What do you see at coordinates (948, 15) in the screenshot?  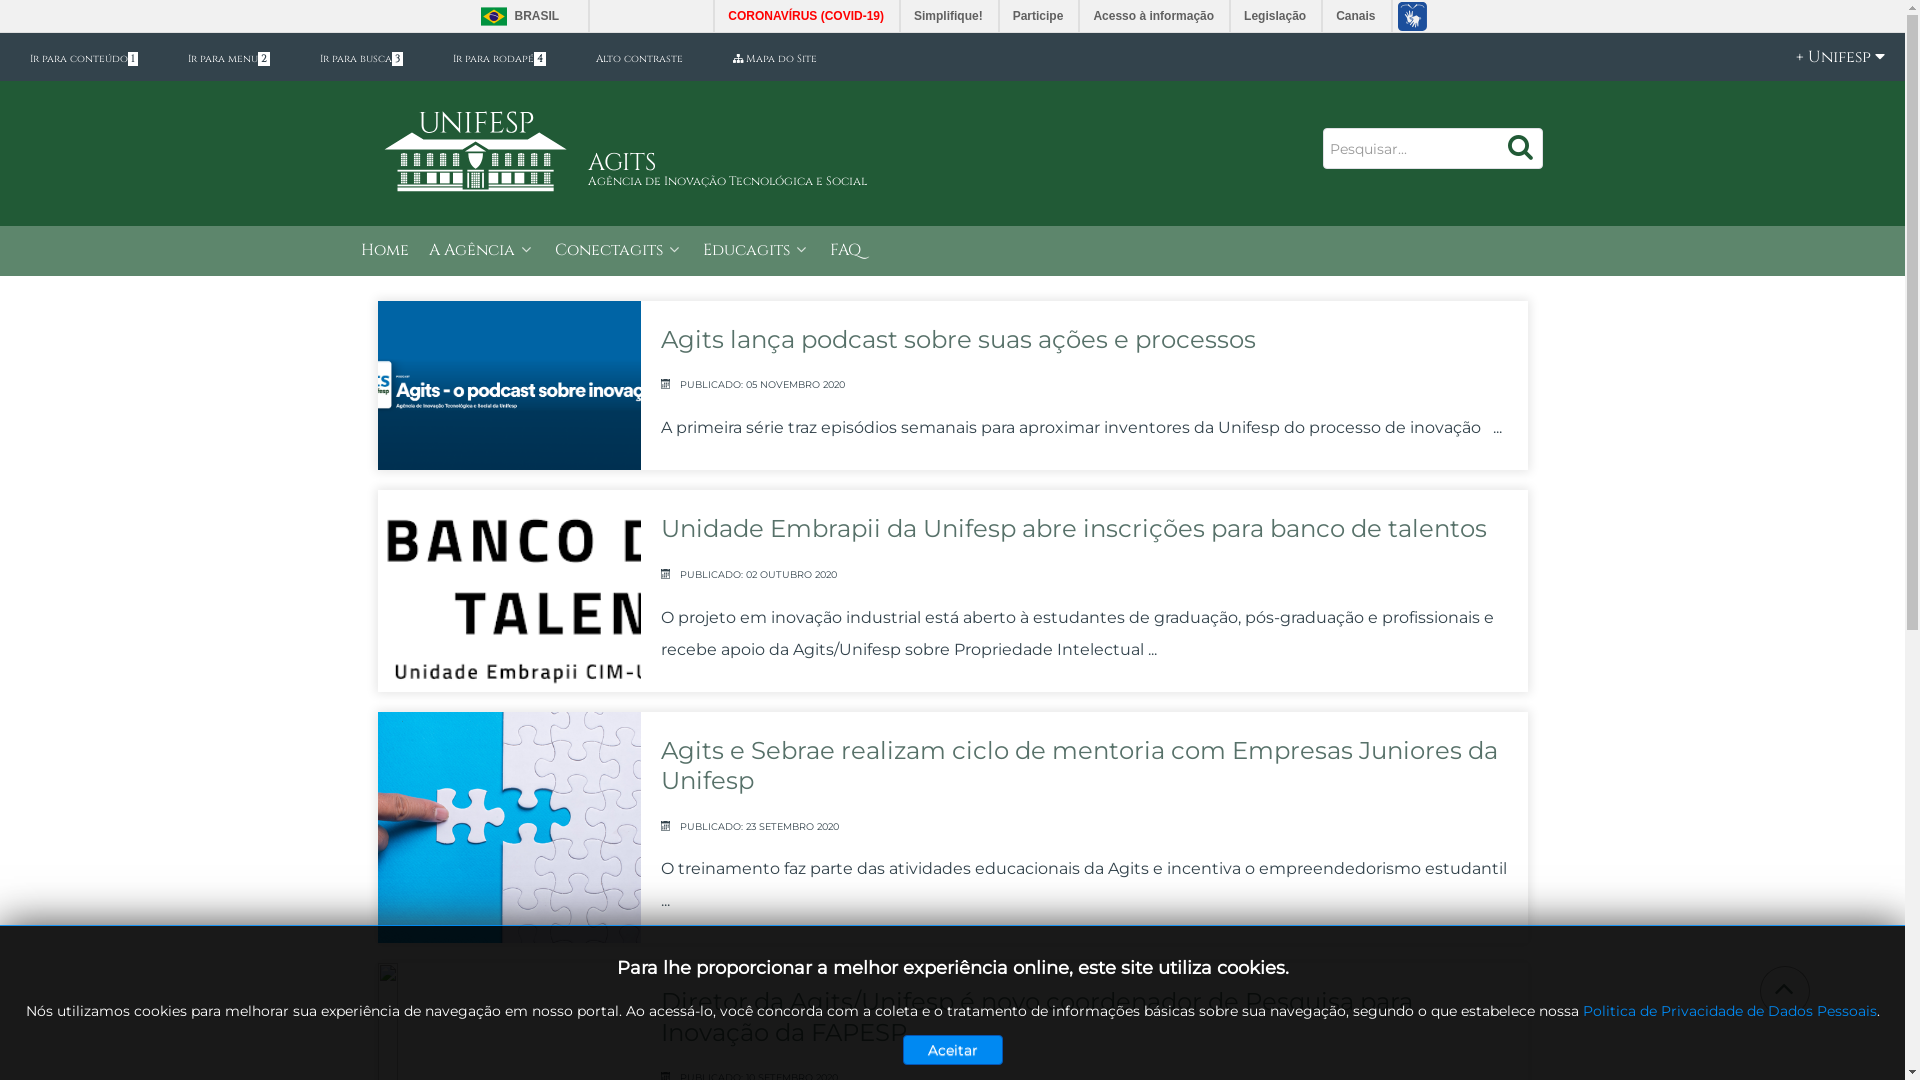 I see `'Simplifique!'` at bounding box center [948, 15].